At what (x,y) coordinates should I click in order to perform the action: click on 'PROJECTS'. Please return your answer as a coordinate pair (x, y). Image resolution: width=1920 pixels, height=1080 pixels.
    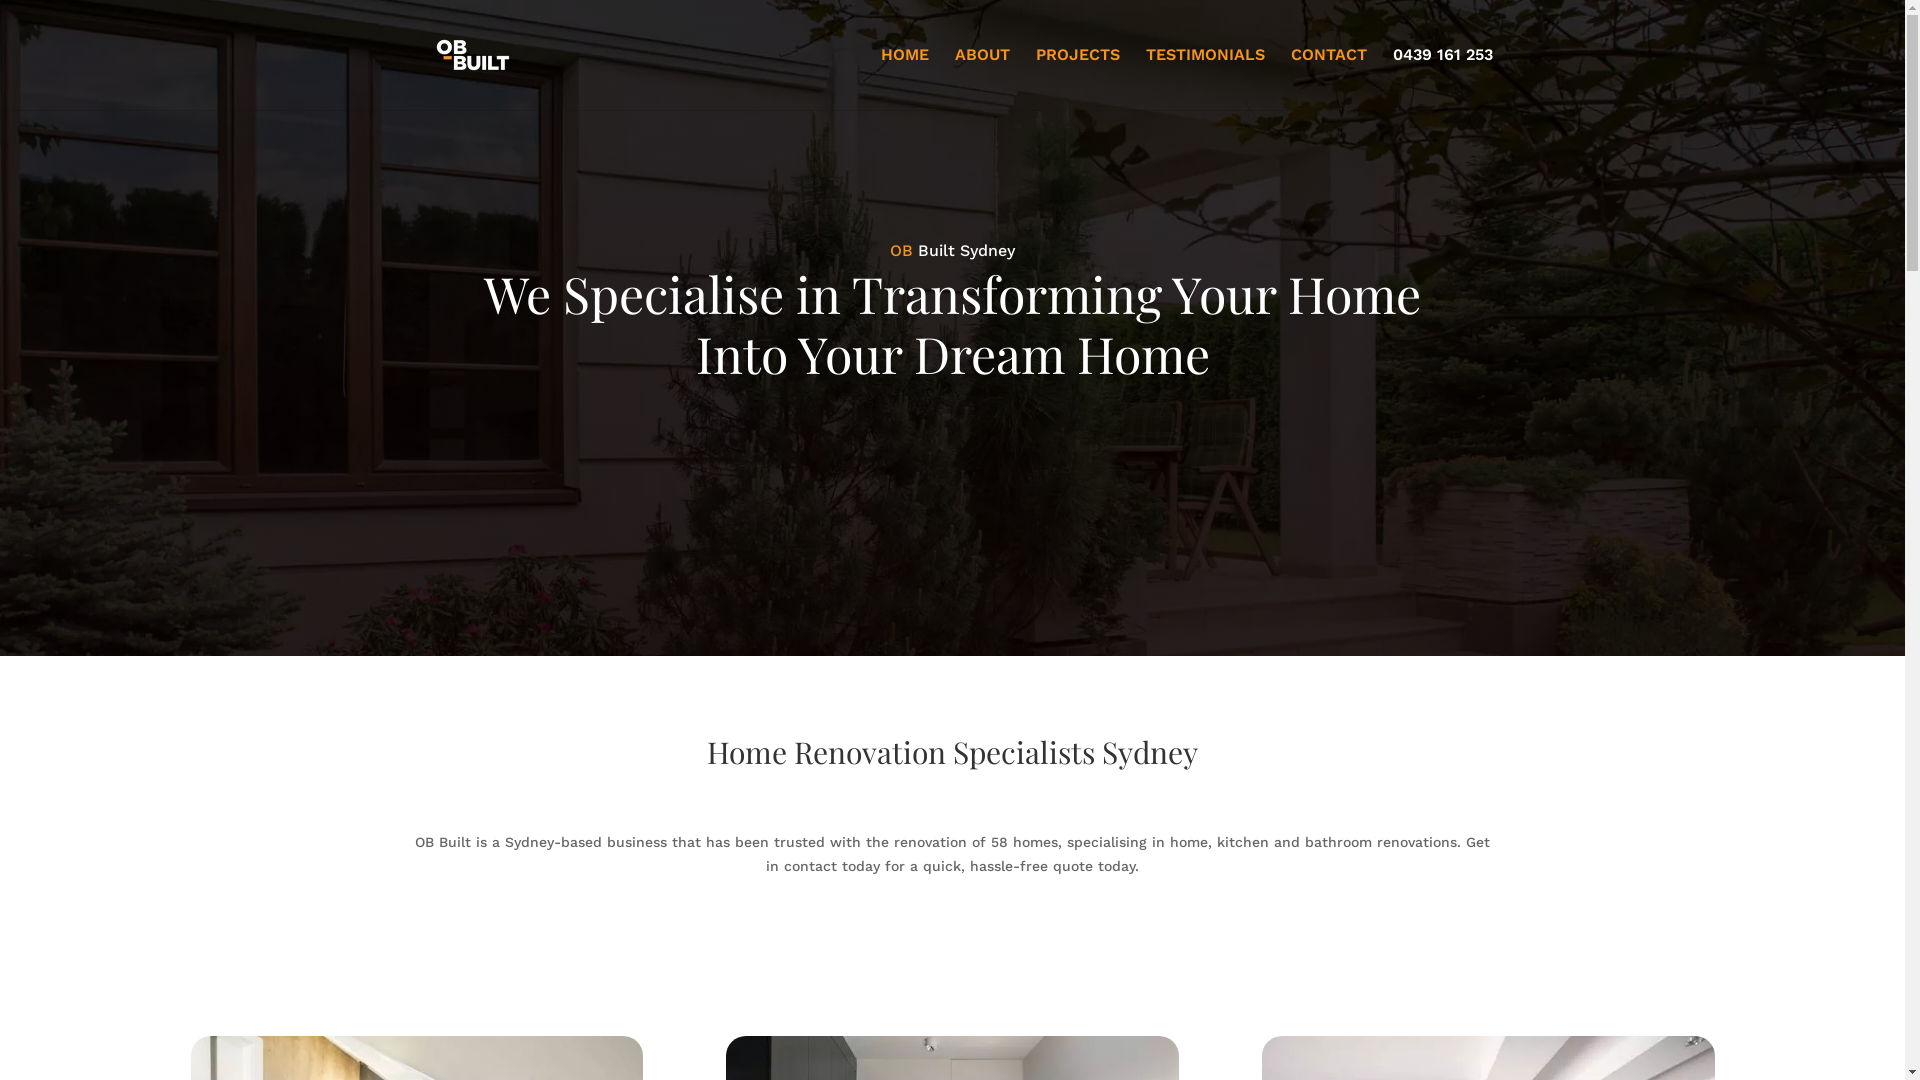
    Looking at the image, I should click on (1077, 77).